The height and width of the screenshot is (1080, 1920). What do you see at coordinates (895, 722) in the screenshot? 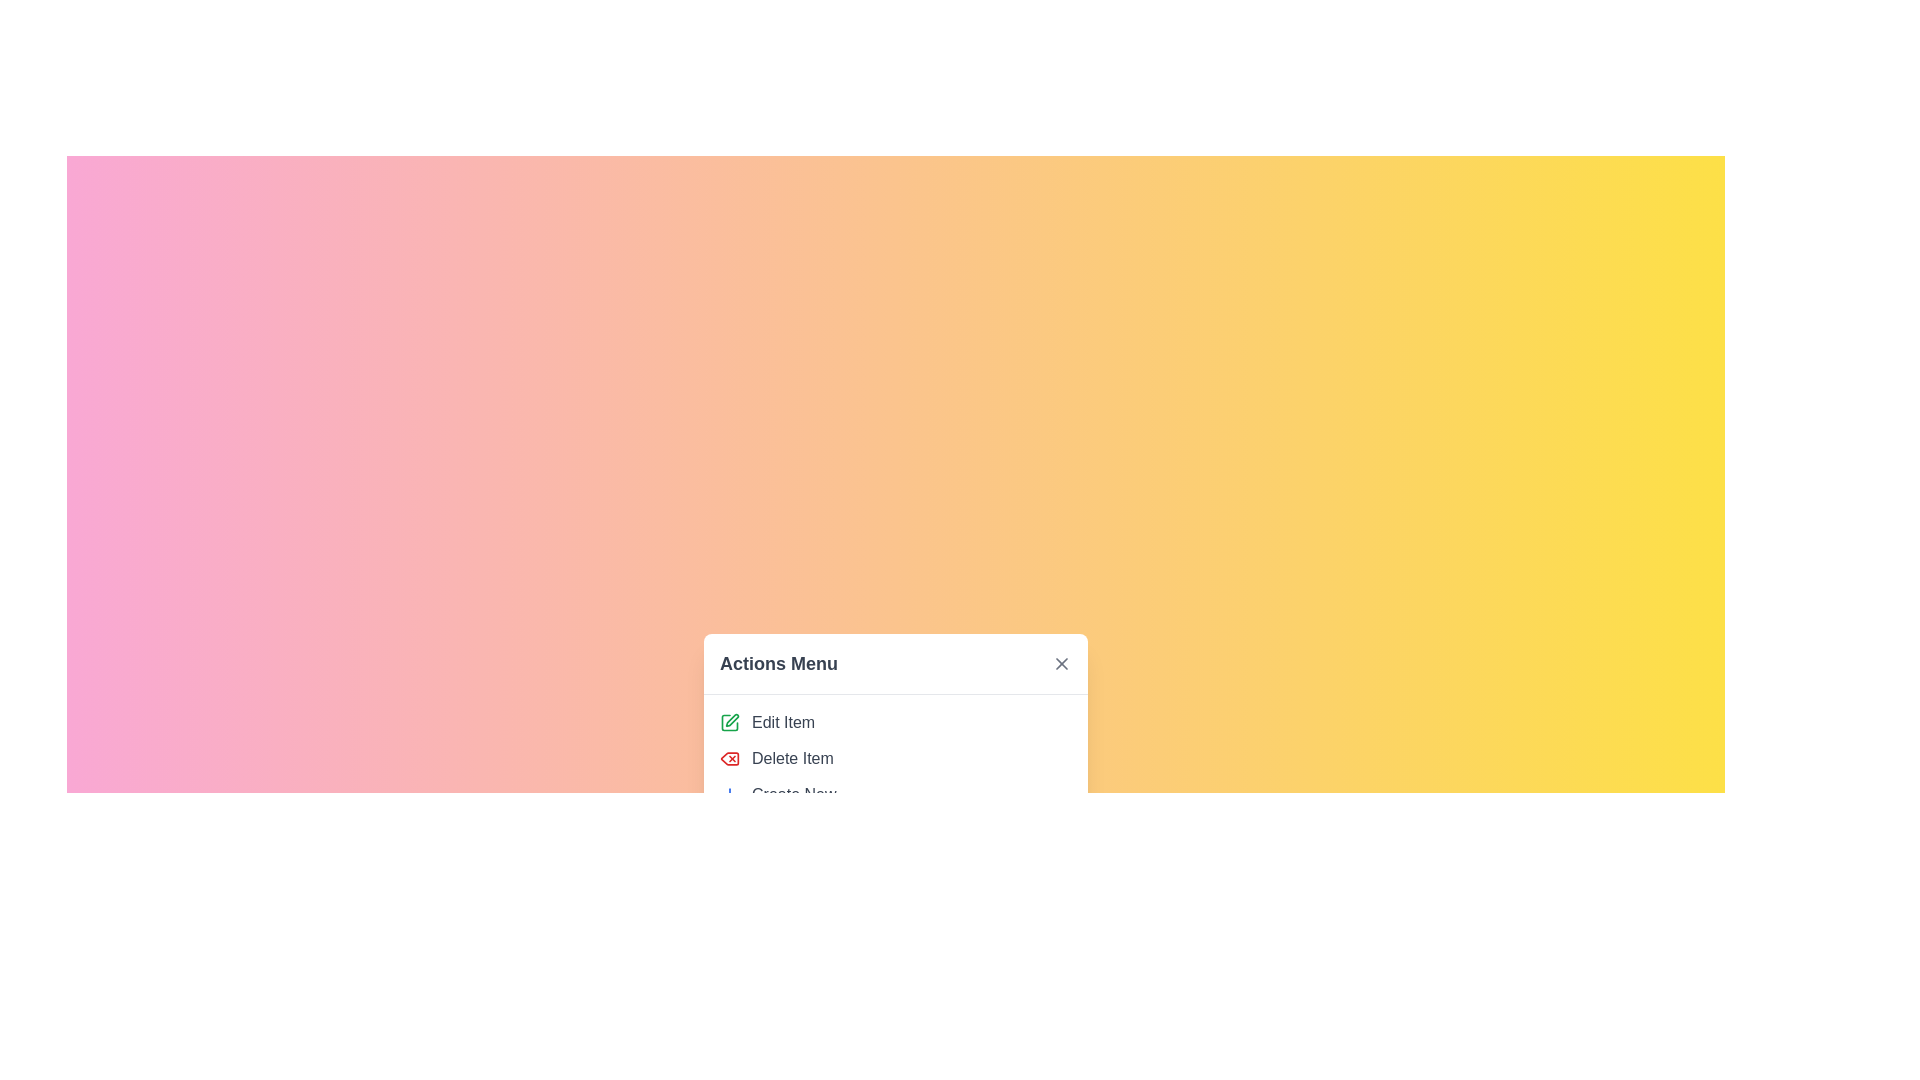
I see `the first Button-like menu option in the 'Actions Menu'` at bounding box center [895, 722].